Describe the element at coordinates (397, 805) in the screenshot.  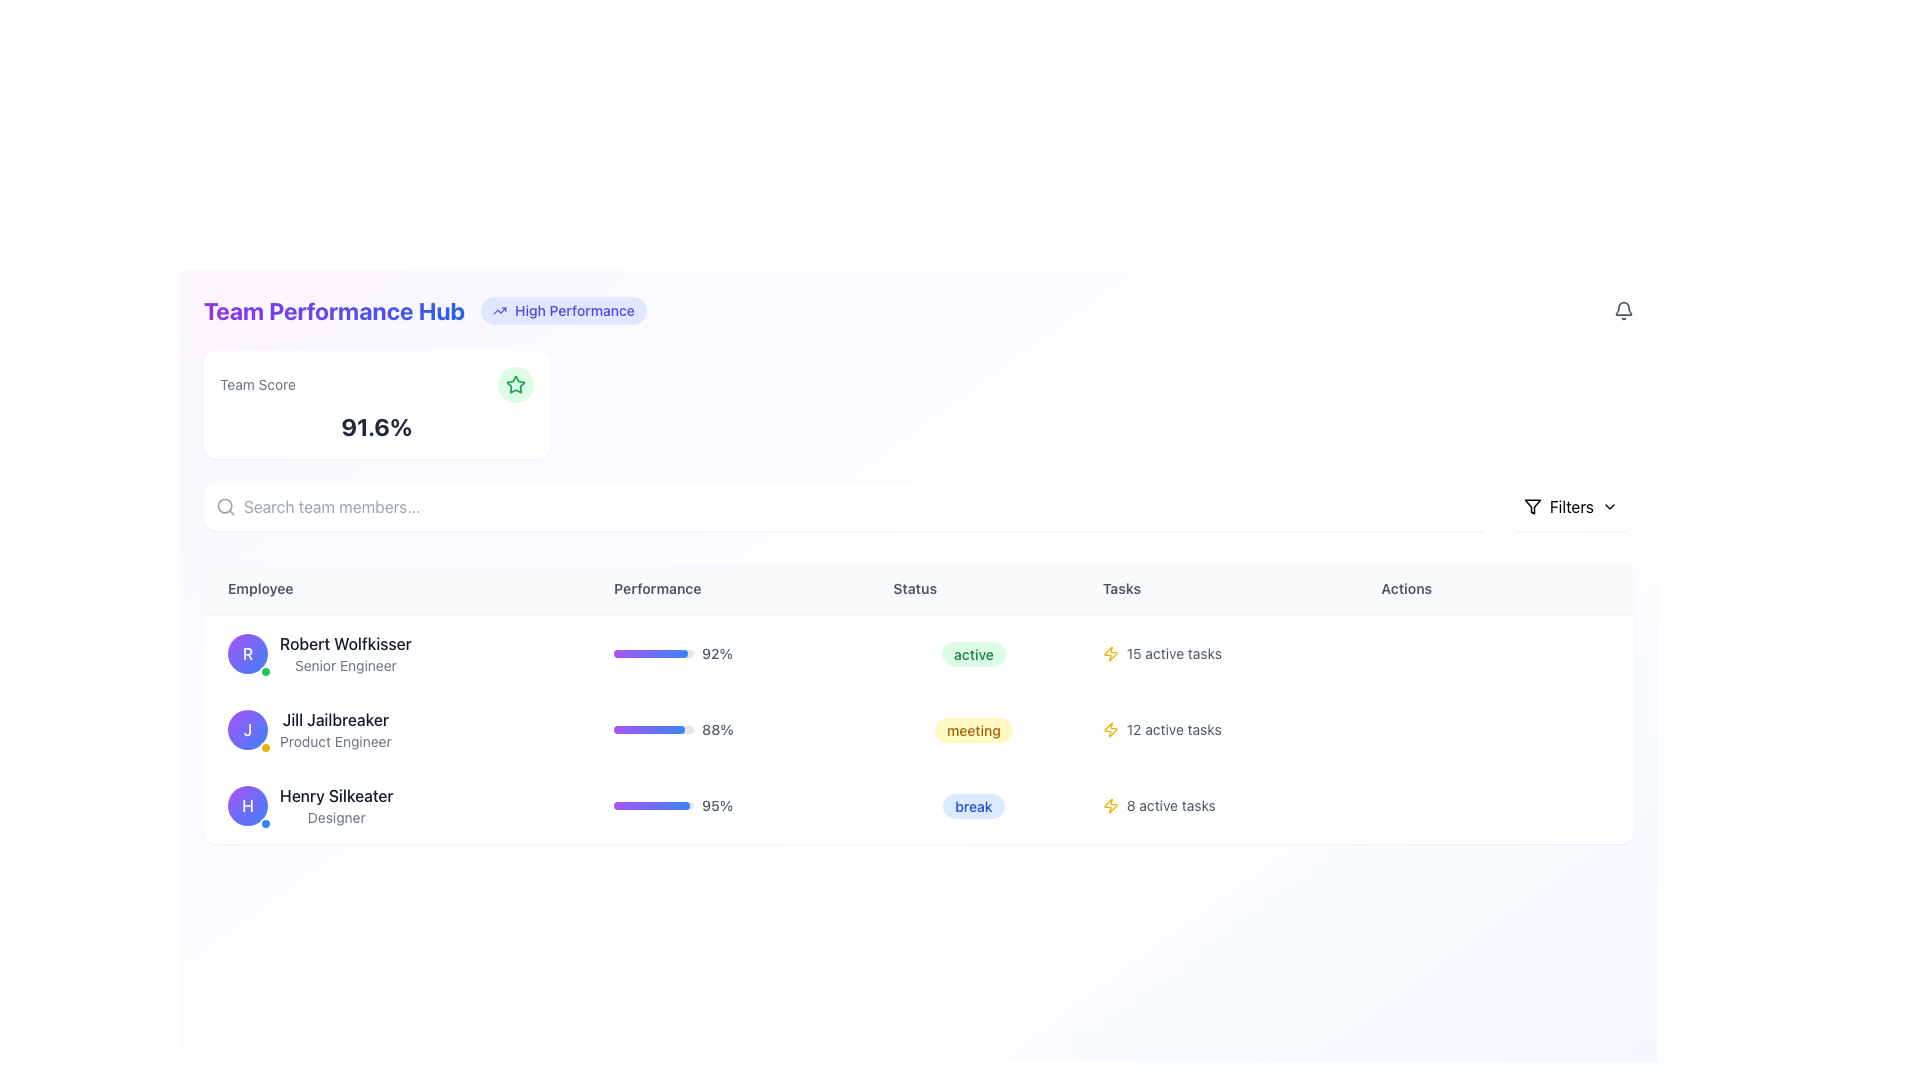
I see `the Composite profile display for employee 'Henry Silkeater', identified as the third entry in the 'Employee' column` at that location.